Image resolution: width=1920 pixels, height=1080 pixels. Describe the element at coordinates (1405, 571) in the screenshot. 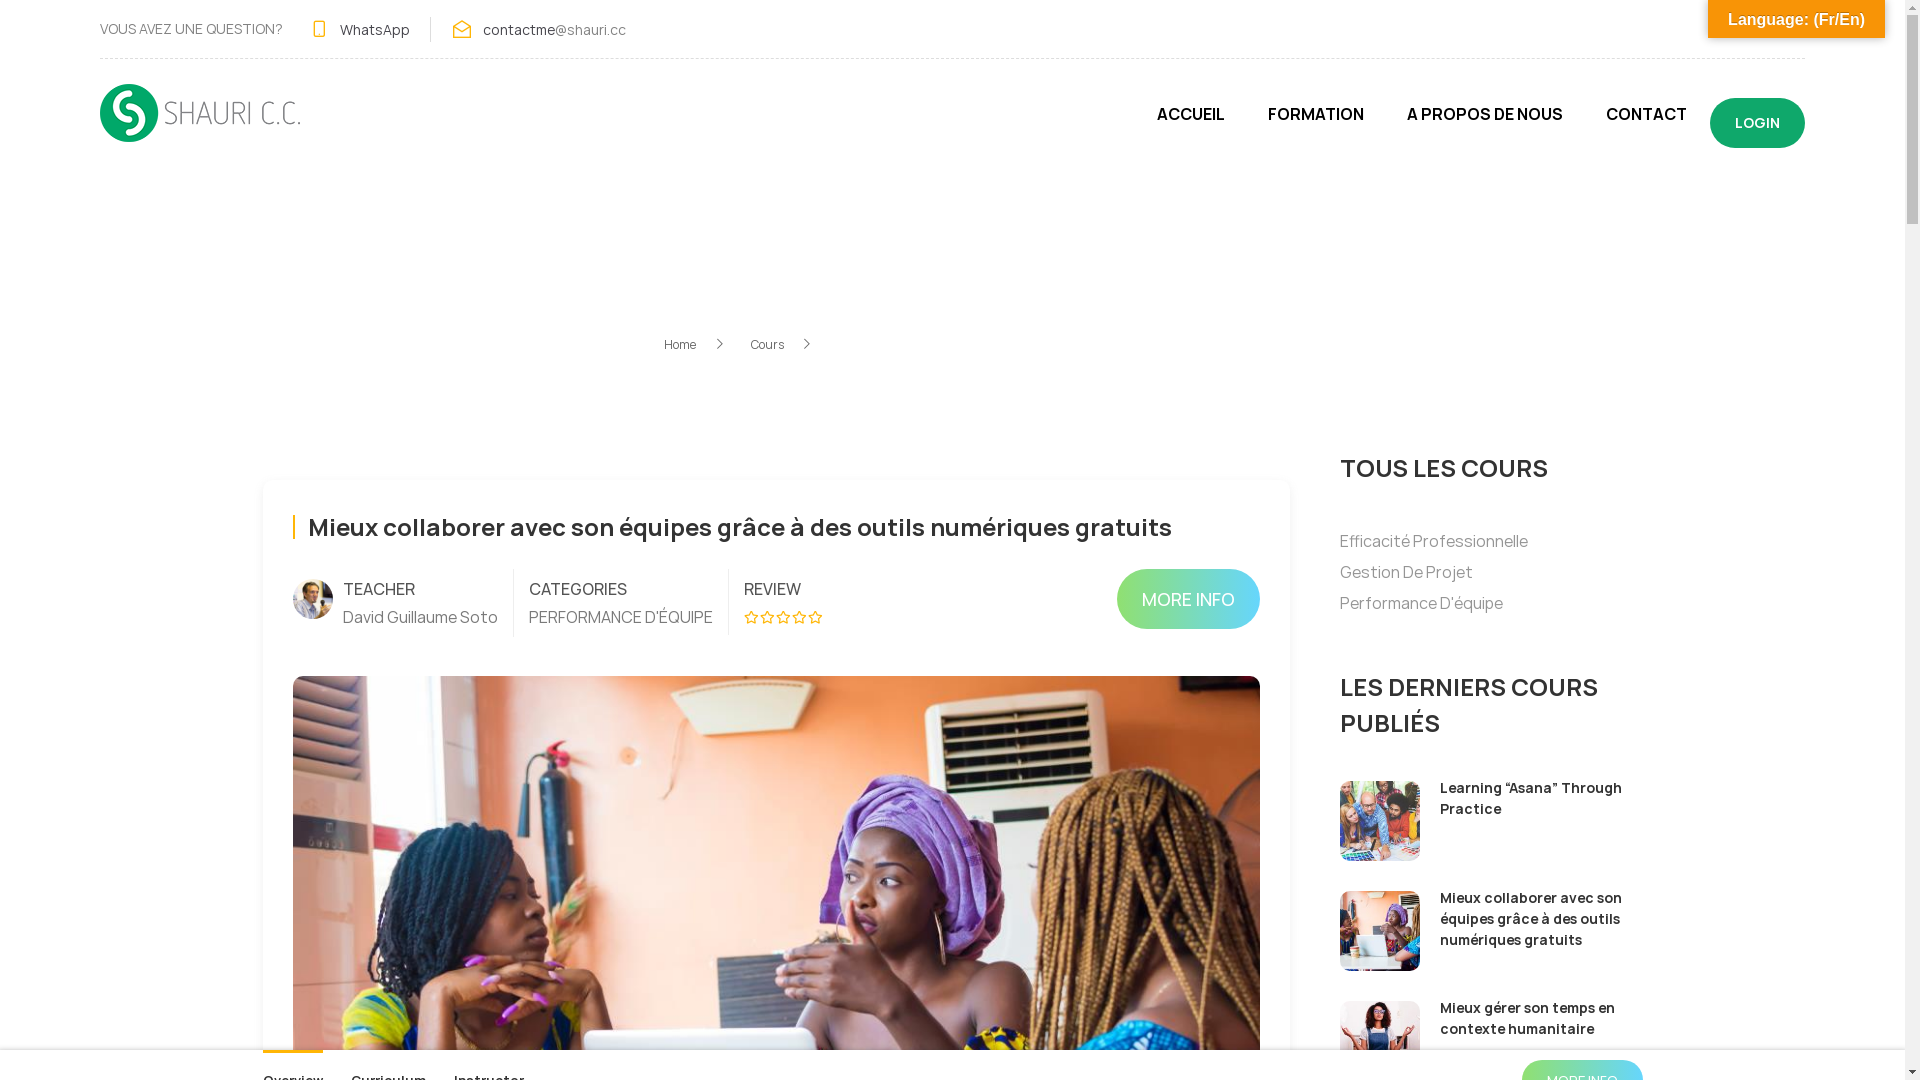

I see `'Gestion De Projet'` at that location.